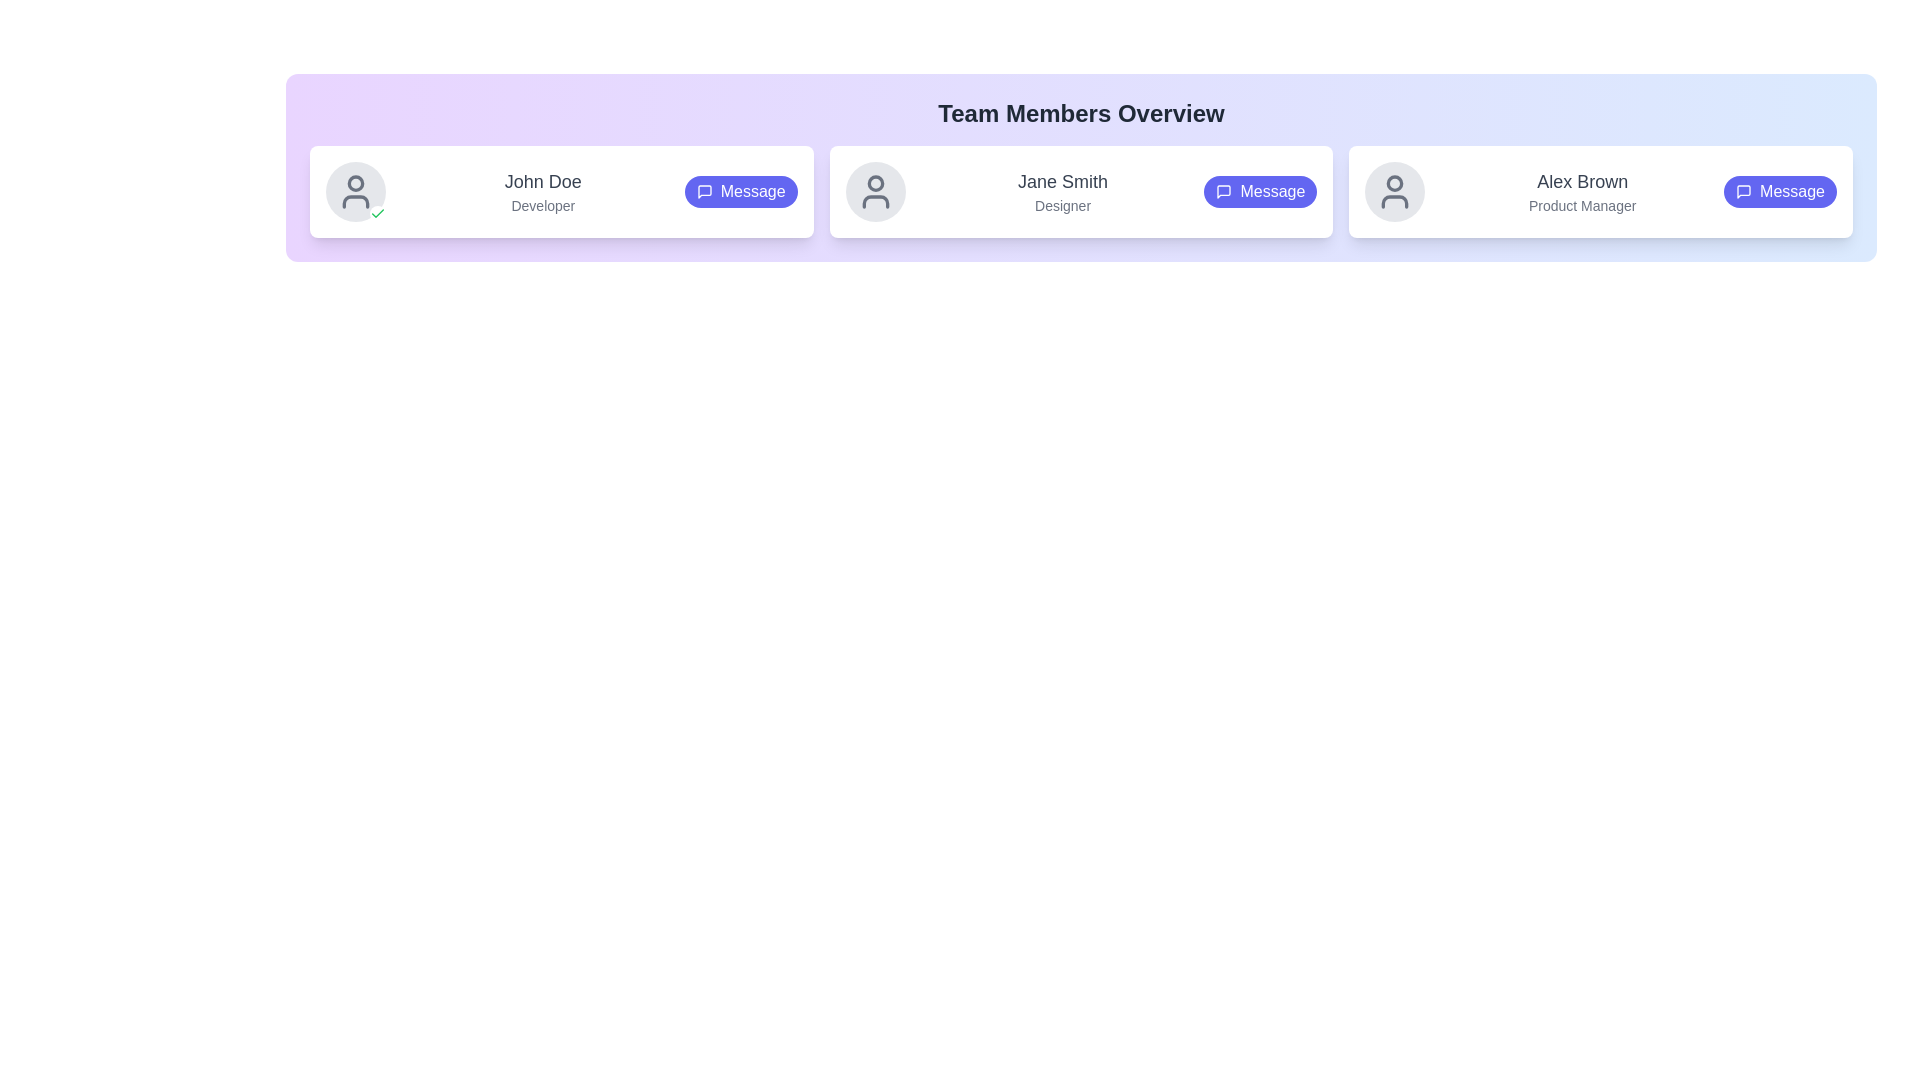 Image resolution: width=1920 pixels, height=1080 pixels. I want to click on the speech bubble icon representing the messaging function in the profile panel of Jane Smith, so click(1223, 192).